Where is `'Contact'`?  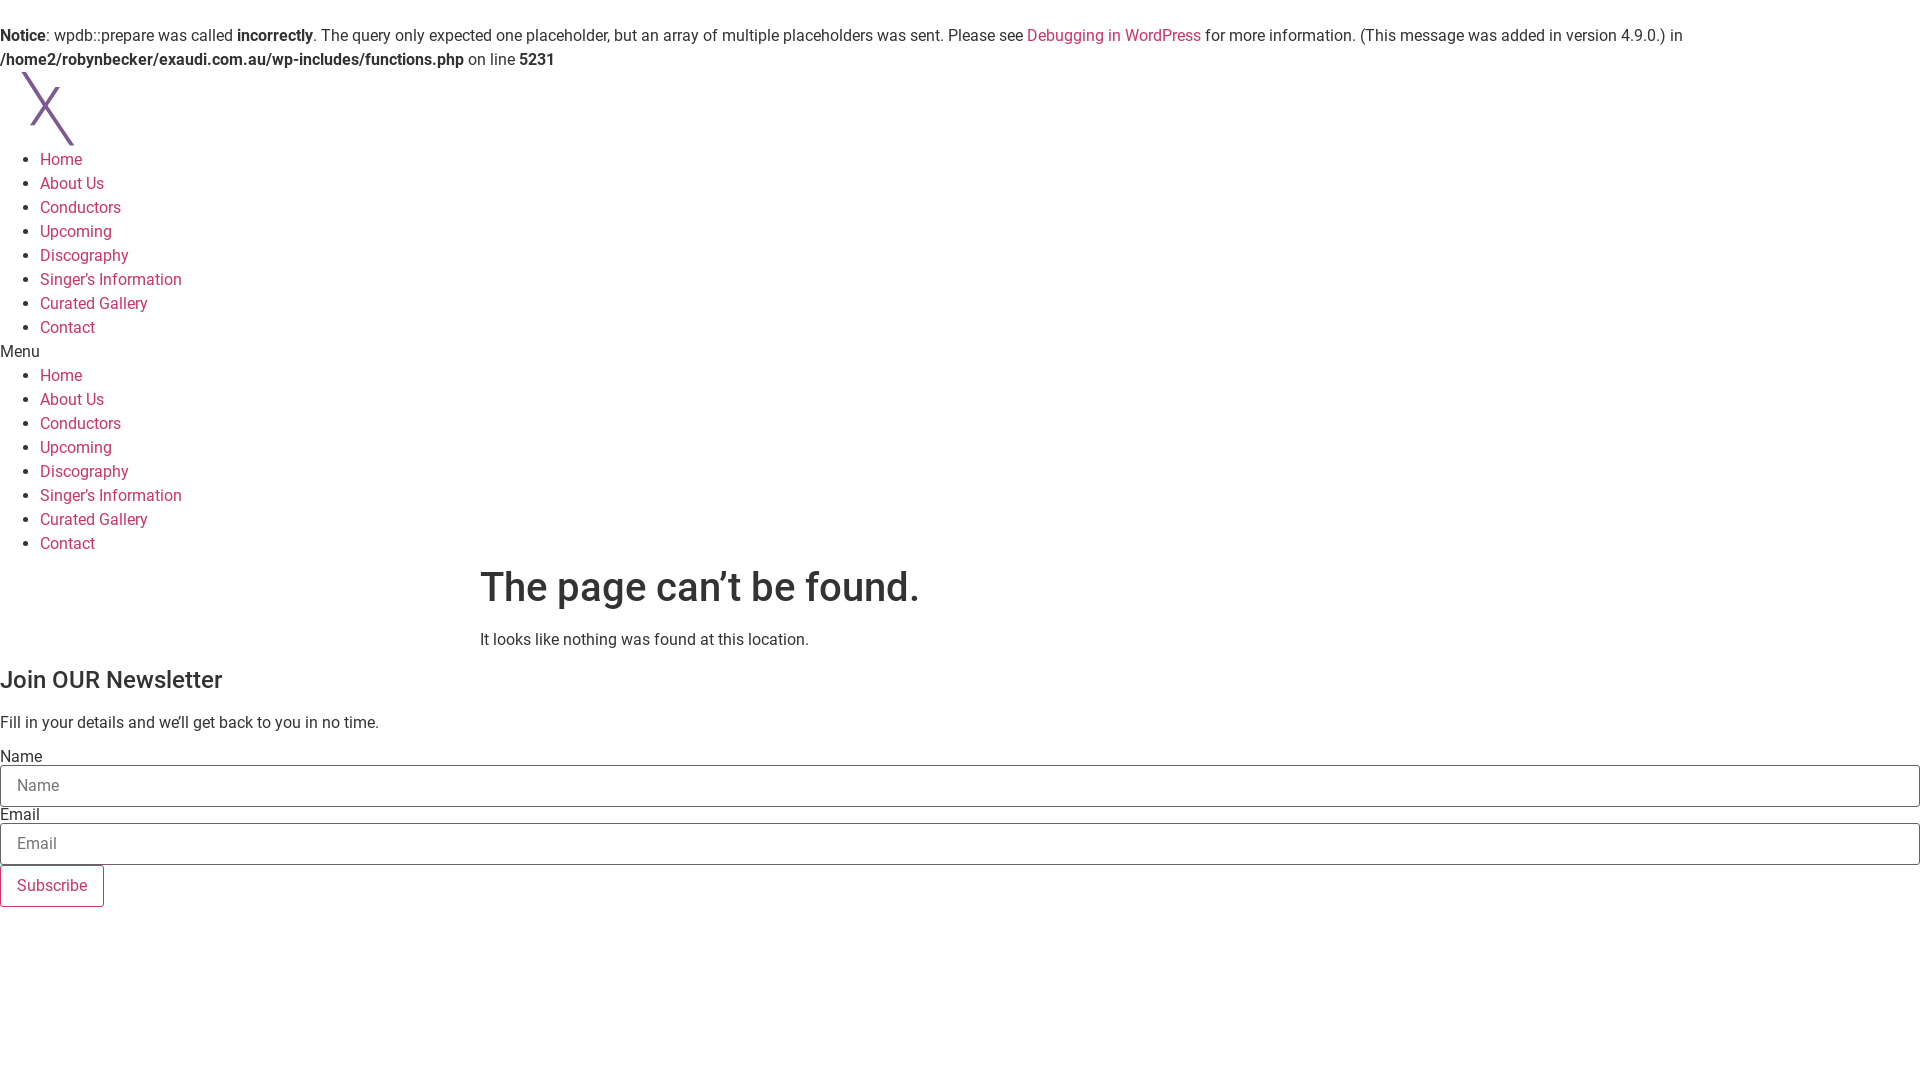 'Contact' is located at coordinates (67, 326).